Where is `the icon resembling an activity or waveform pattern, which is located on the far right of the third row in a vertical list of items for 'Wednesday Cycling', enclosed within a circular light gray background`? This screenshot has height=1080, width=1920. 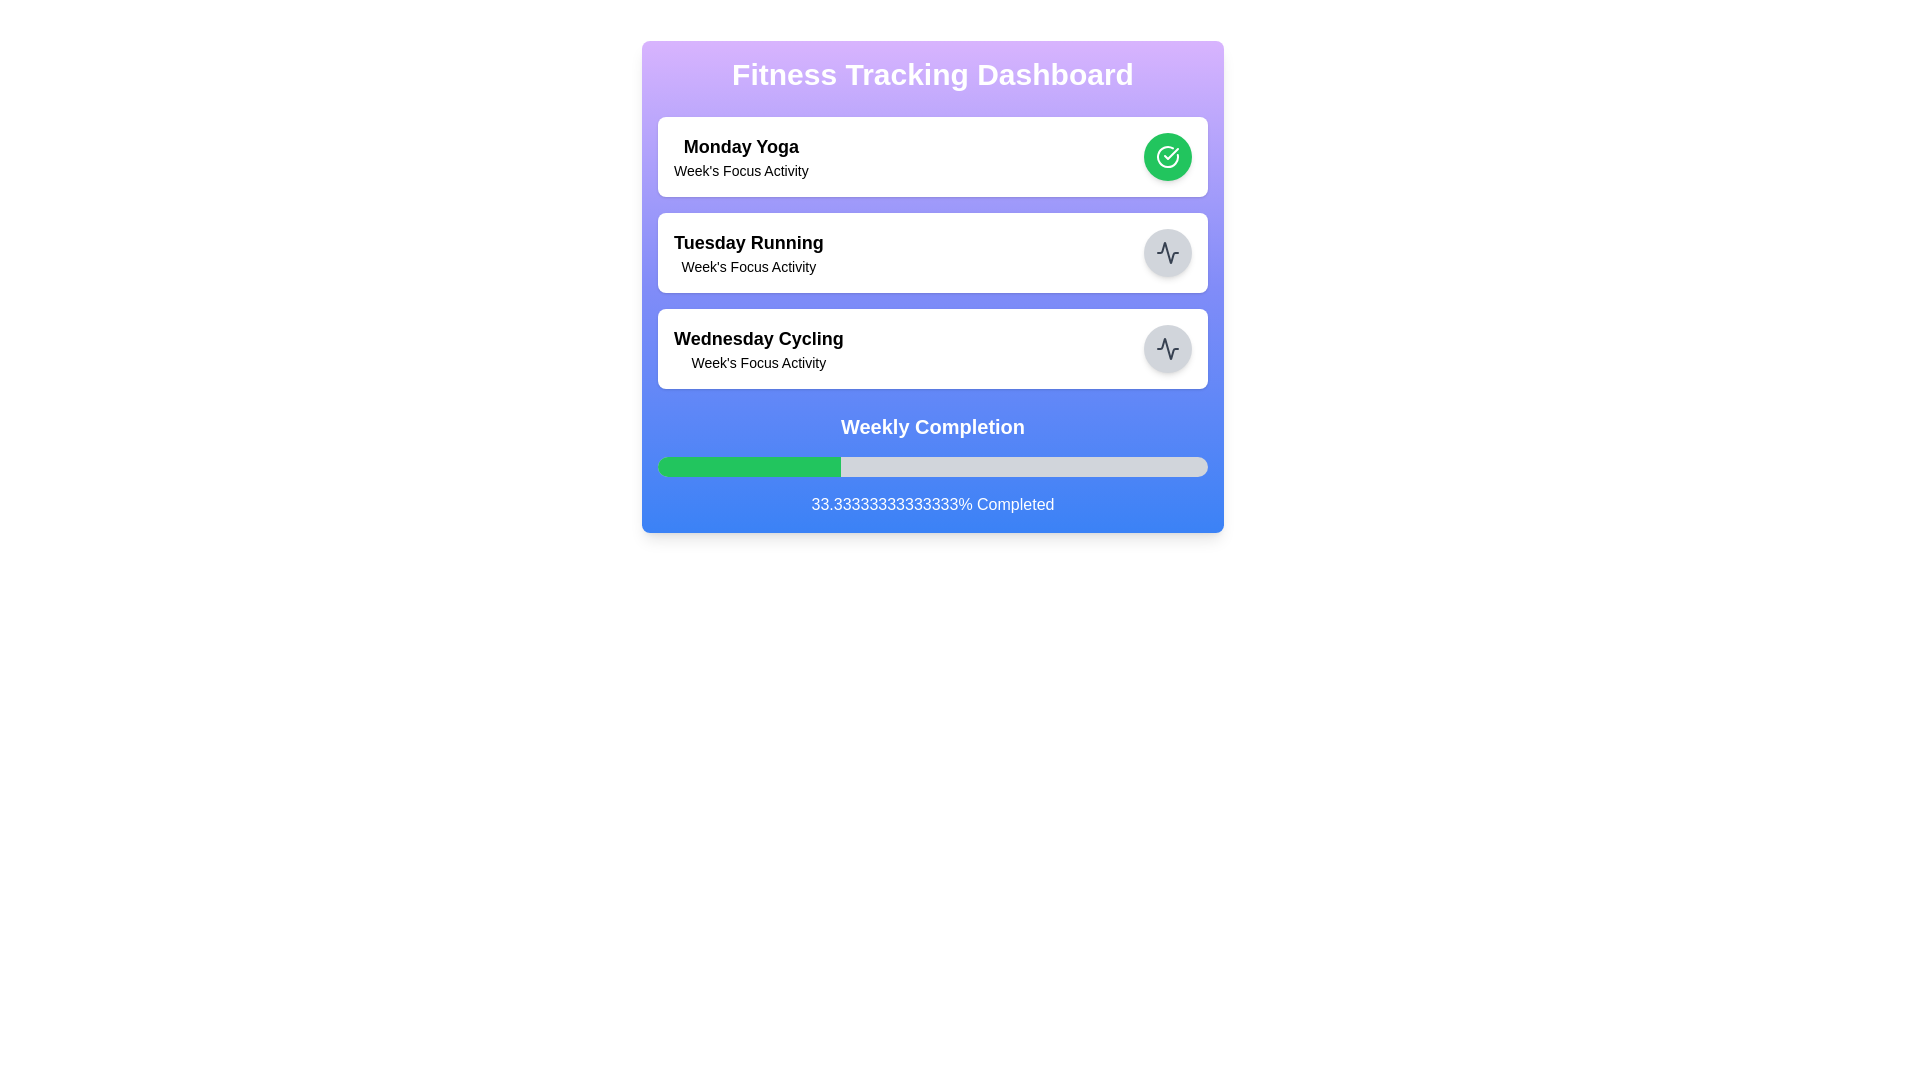 the icon resembling an activity or waveform pattern, which is located on the far right of the third row in a vertical list of items for 'Wednesday Cycling', enclosed within a circular light gray background is located at coordinates (1167, 252).